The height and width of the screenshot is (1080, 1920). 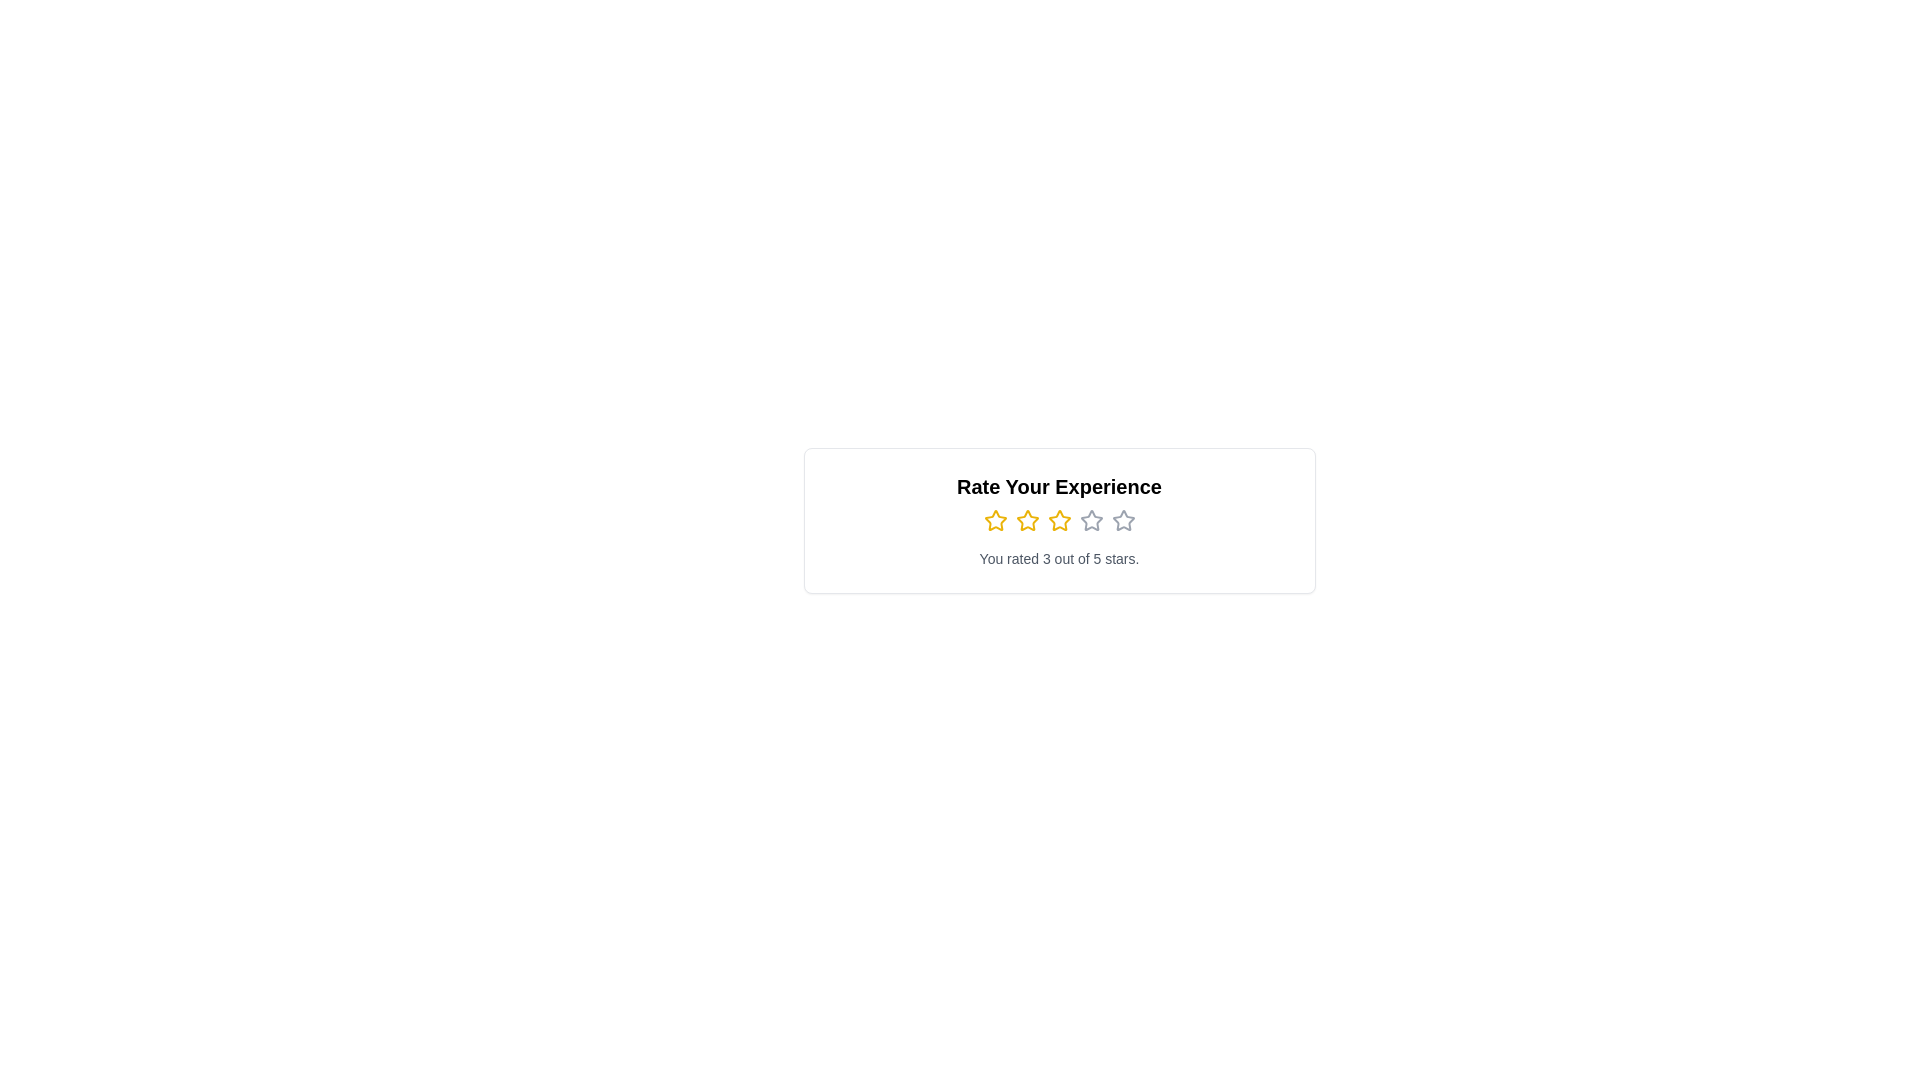 What do you see at coordinates (1027, 519) in the screenshot?
I see `the third Interactive Rating Star, which has a bold yellow border and a white fill` at bounding box center [1027, 519].